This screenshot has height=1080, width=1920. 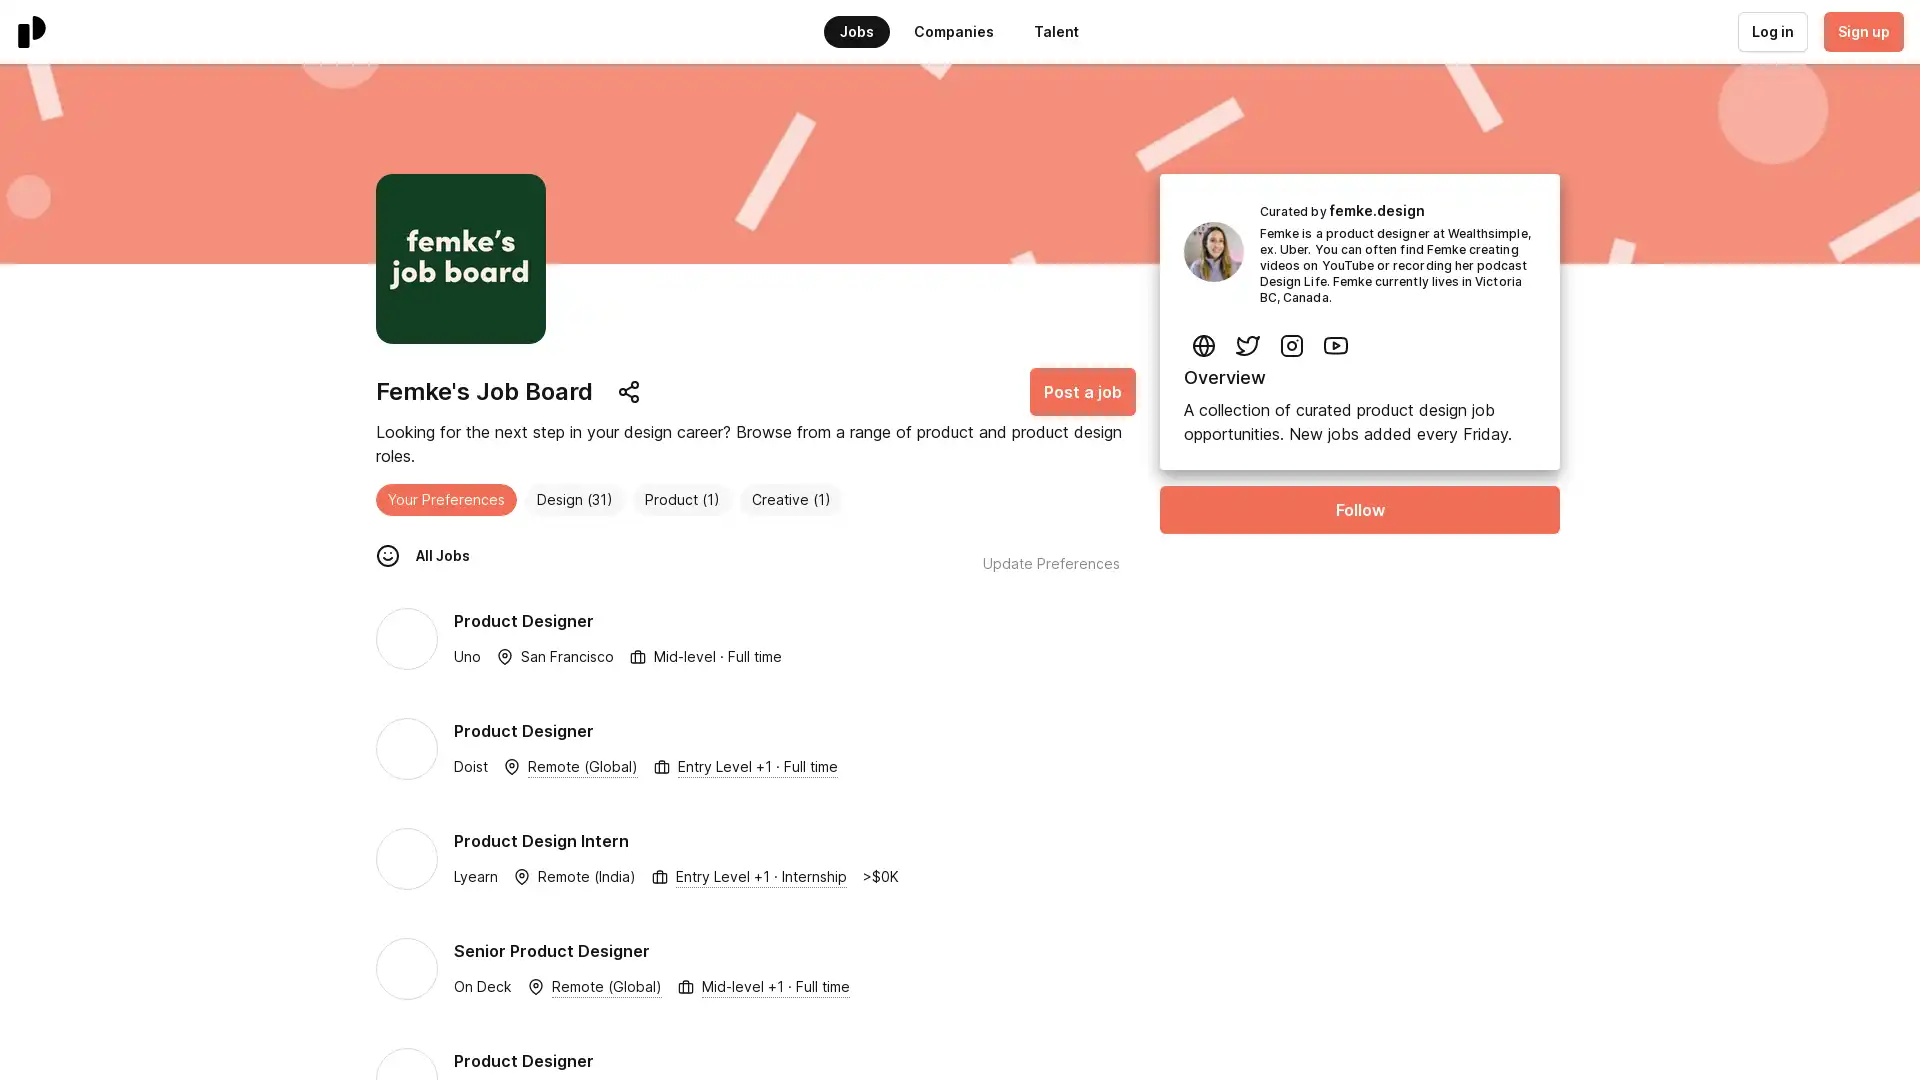 What do you see at coordinates (1861, 31) in the screenshot?
I see `Sign up` at bounding box center [1861, 31].